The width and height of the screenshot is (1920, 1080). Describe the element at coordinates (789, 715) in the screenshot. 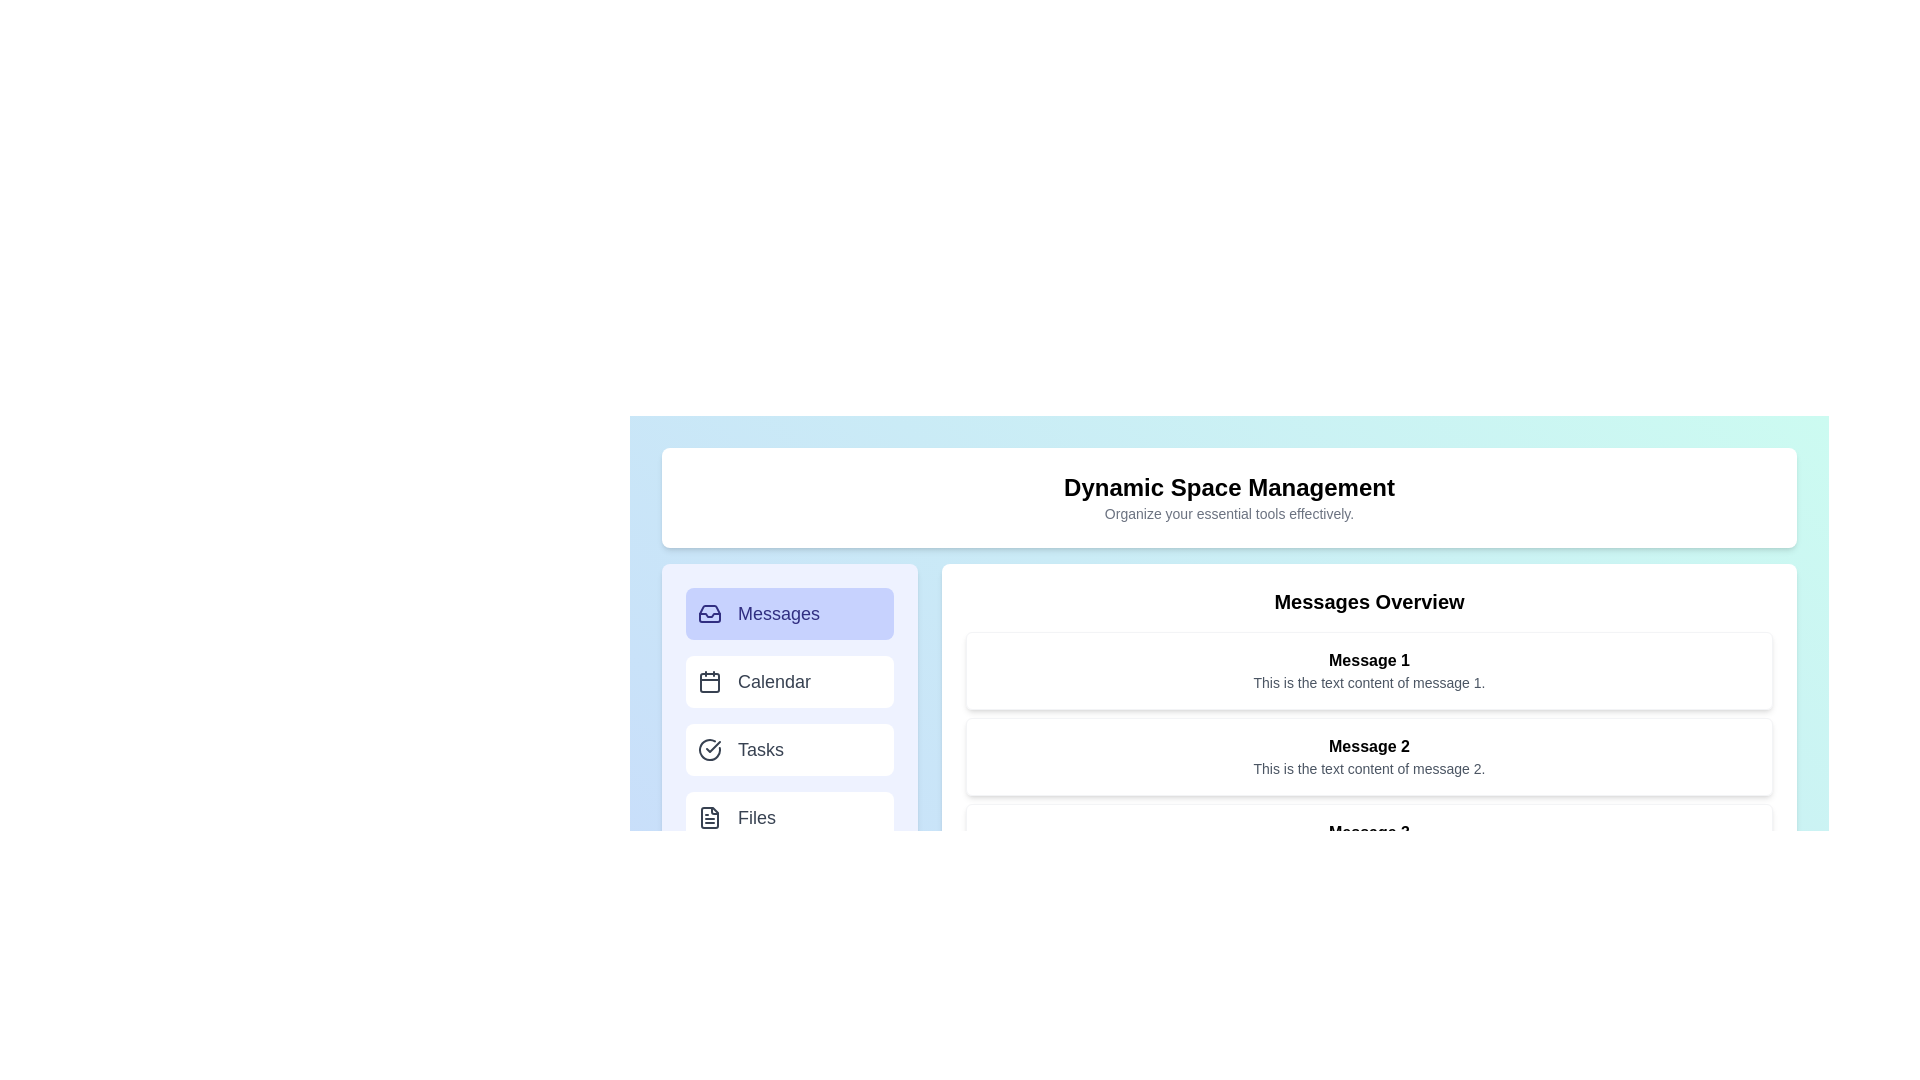

I see `the navigational button located below the 'Messages' option and above the 'Tasks' option in the left-hand side menu` at that location.